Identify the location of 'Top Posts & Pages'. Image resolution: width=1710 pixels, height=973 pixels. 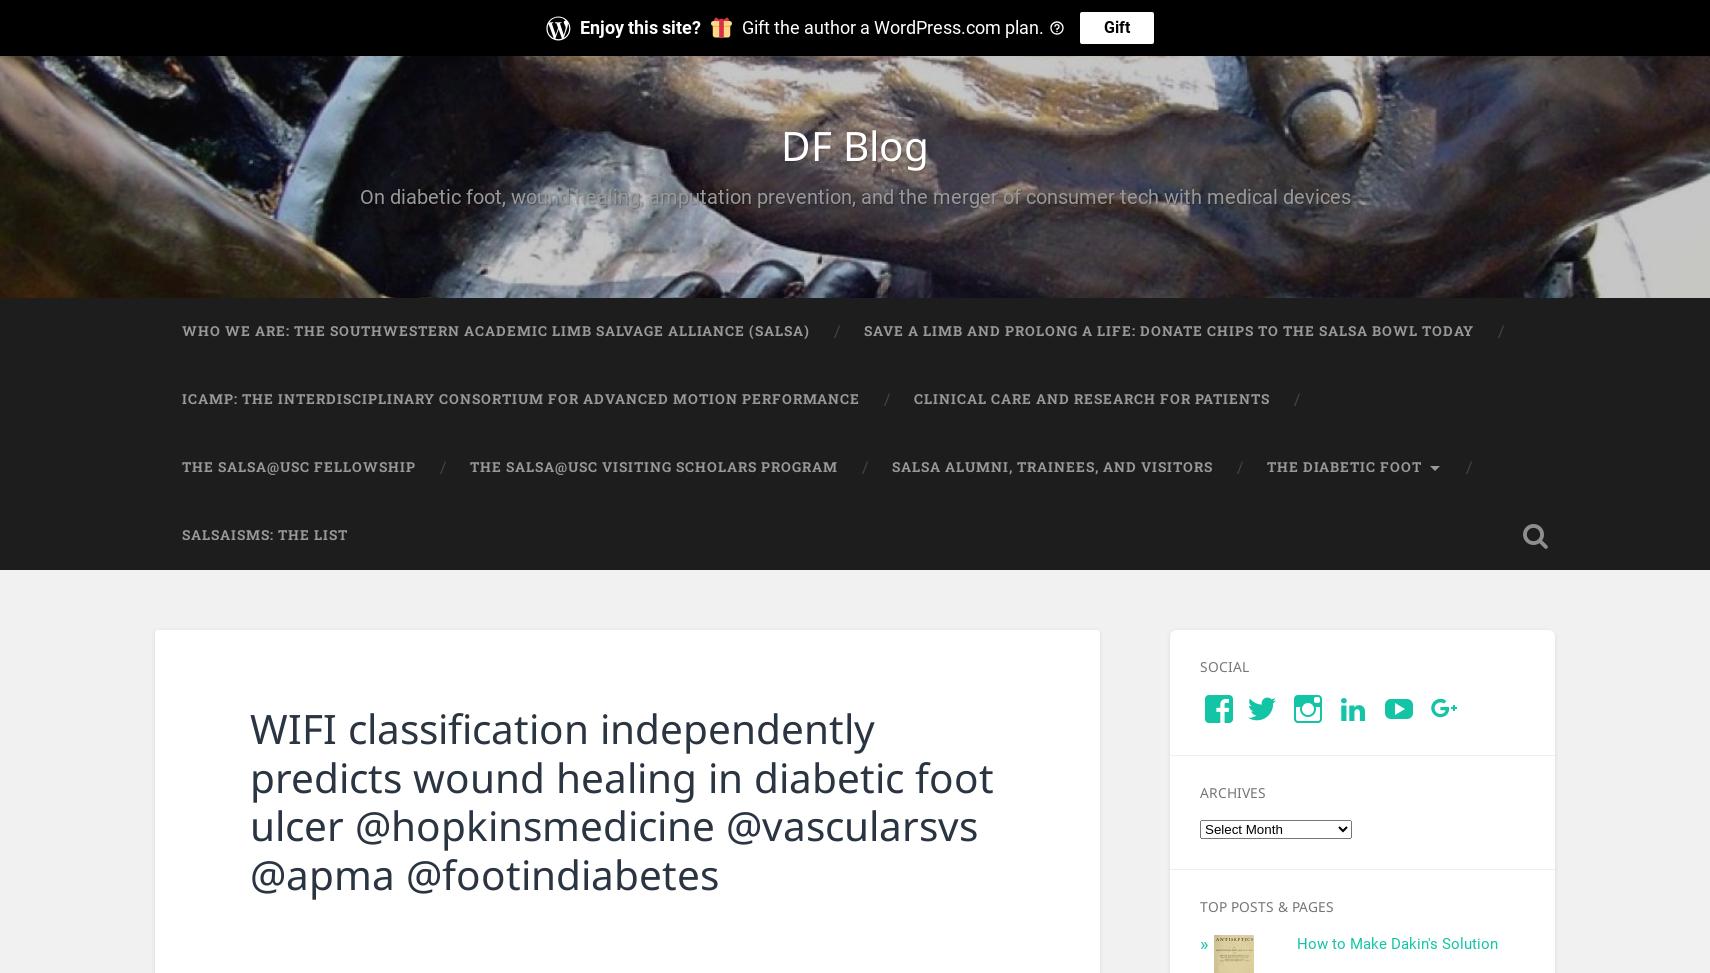
(1265, 905).